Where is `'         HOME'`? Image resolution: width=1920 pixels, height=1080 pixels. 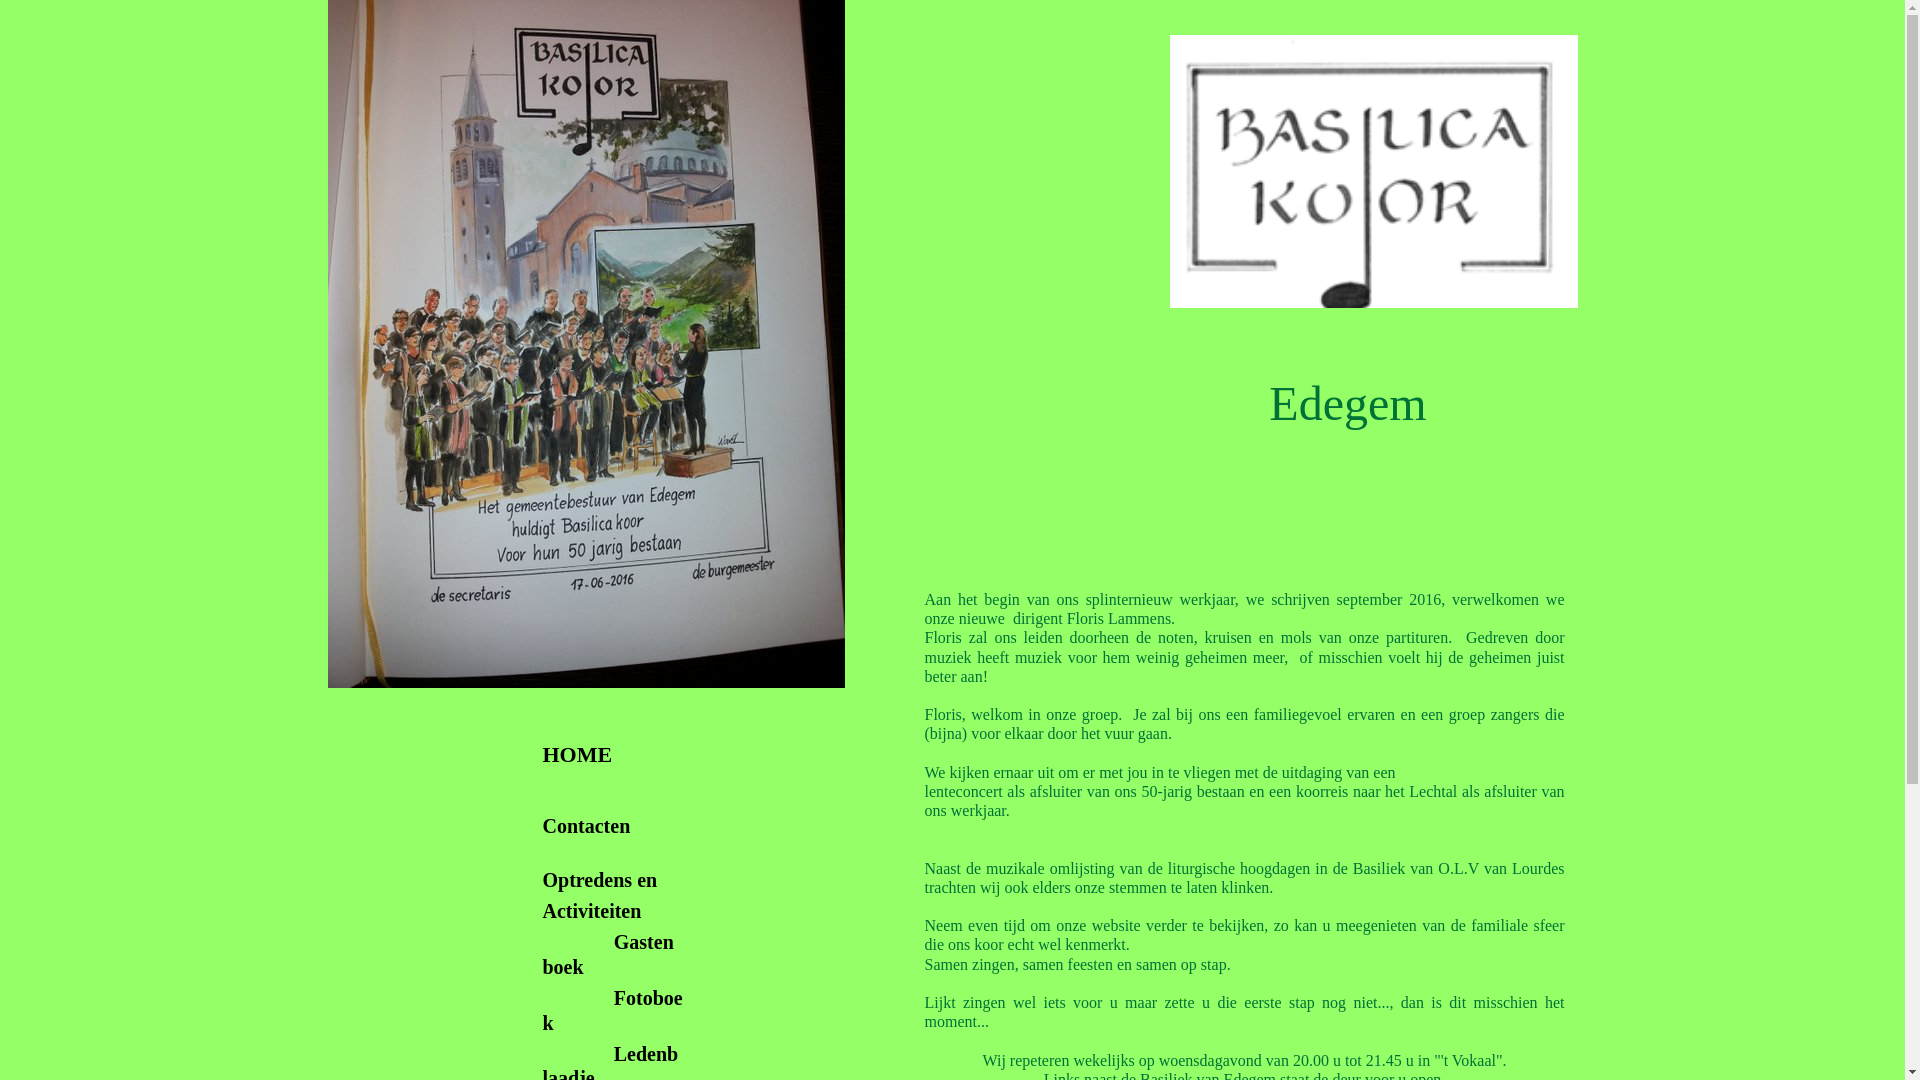 '         HOME' is located at coordinates (542, 744).